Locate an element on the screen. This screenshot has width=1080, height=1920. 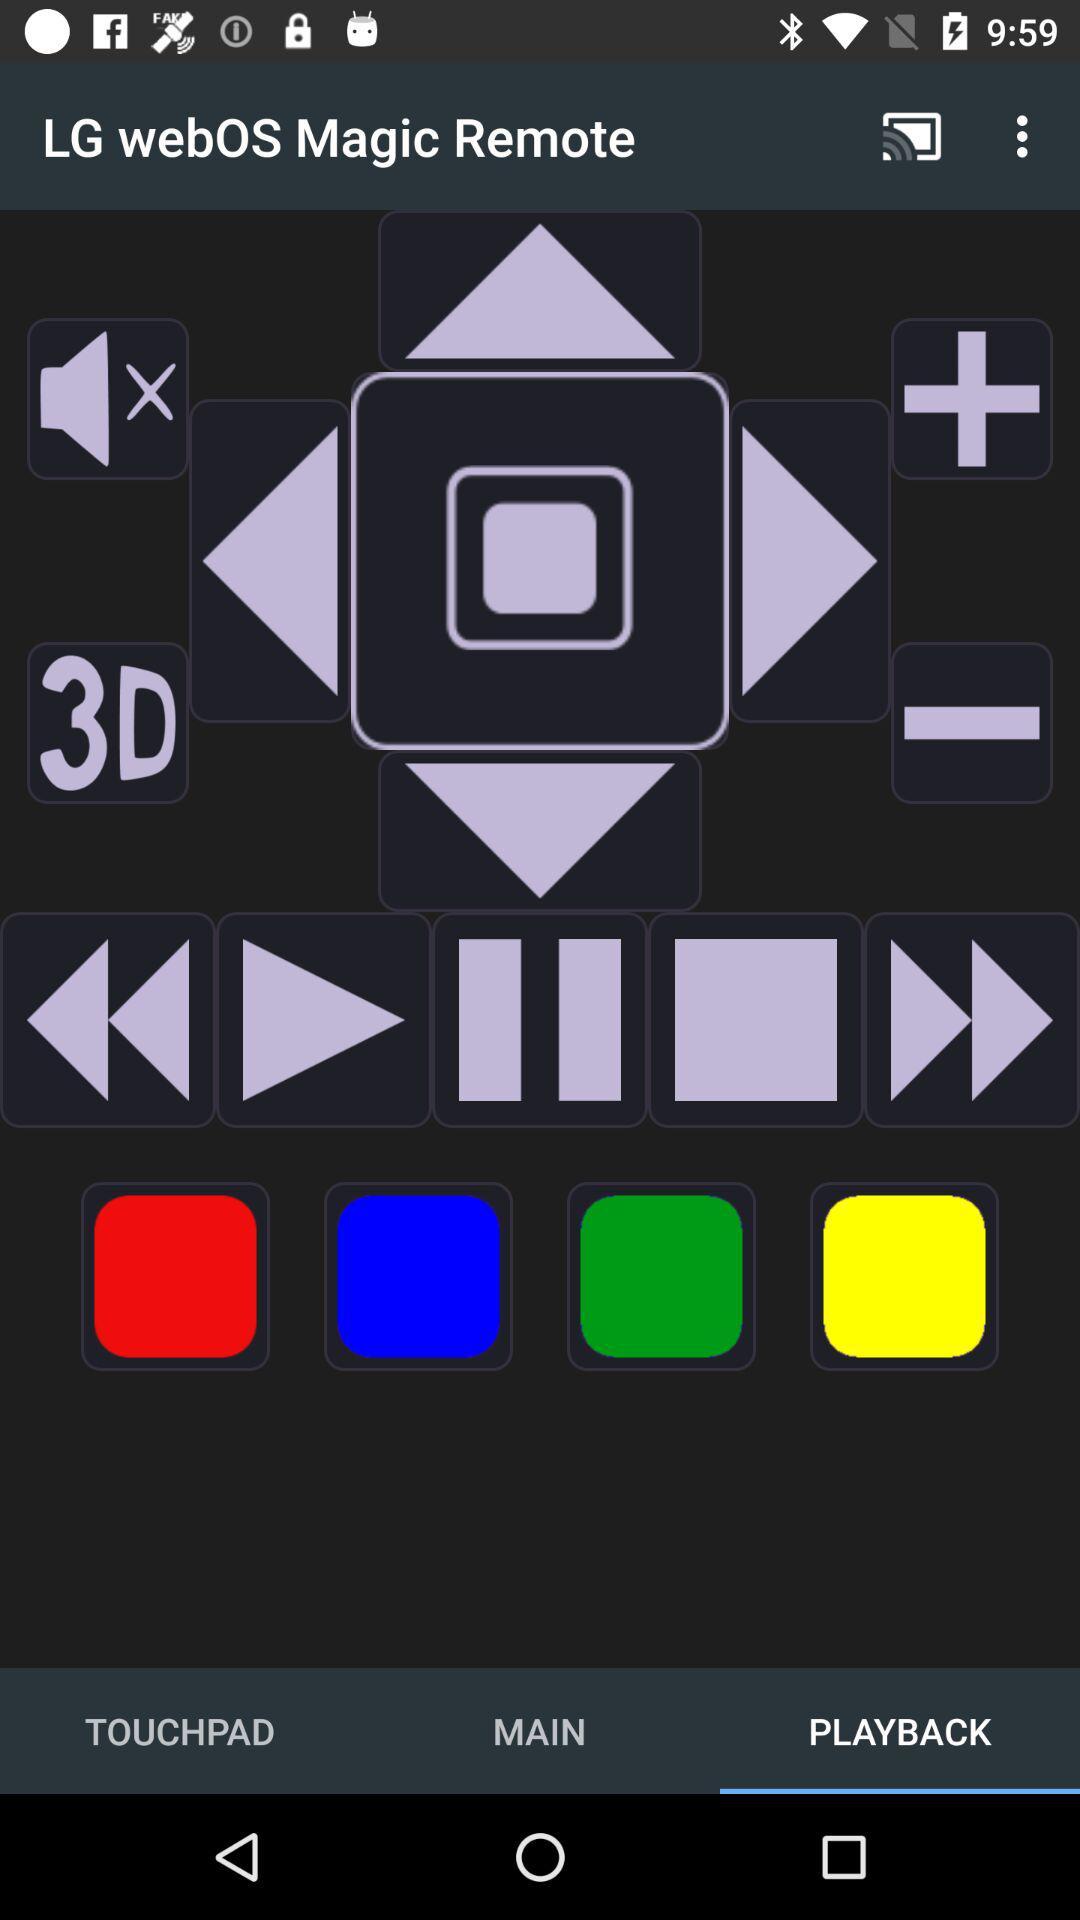
navigate to the left is located at coordinates (270, 560).